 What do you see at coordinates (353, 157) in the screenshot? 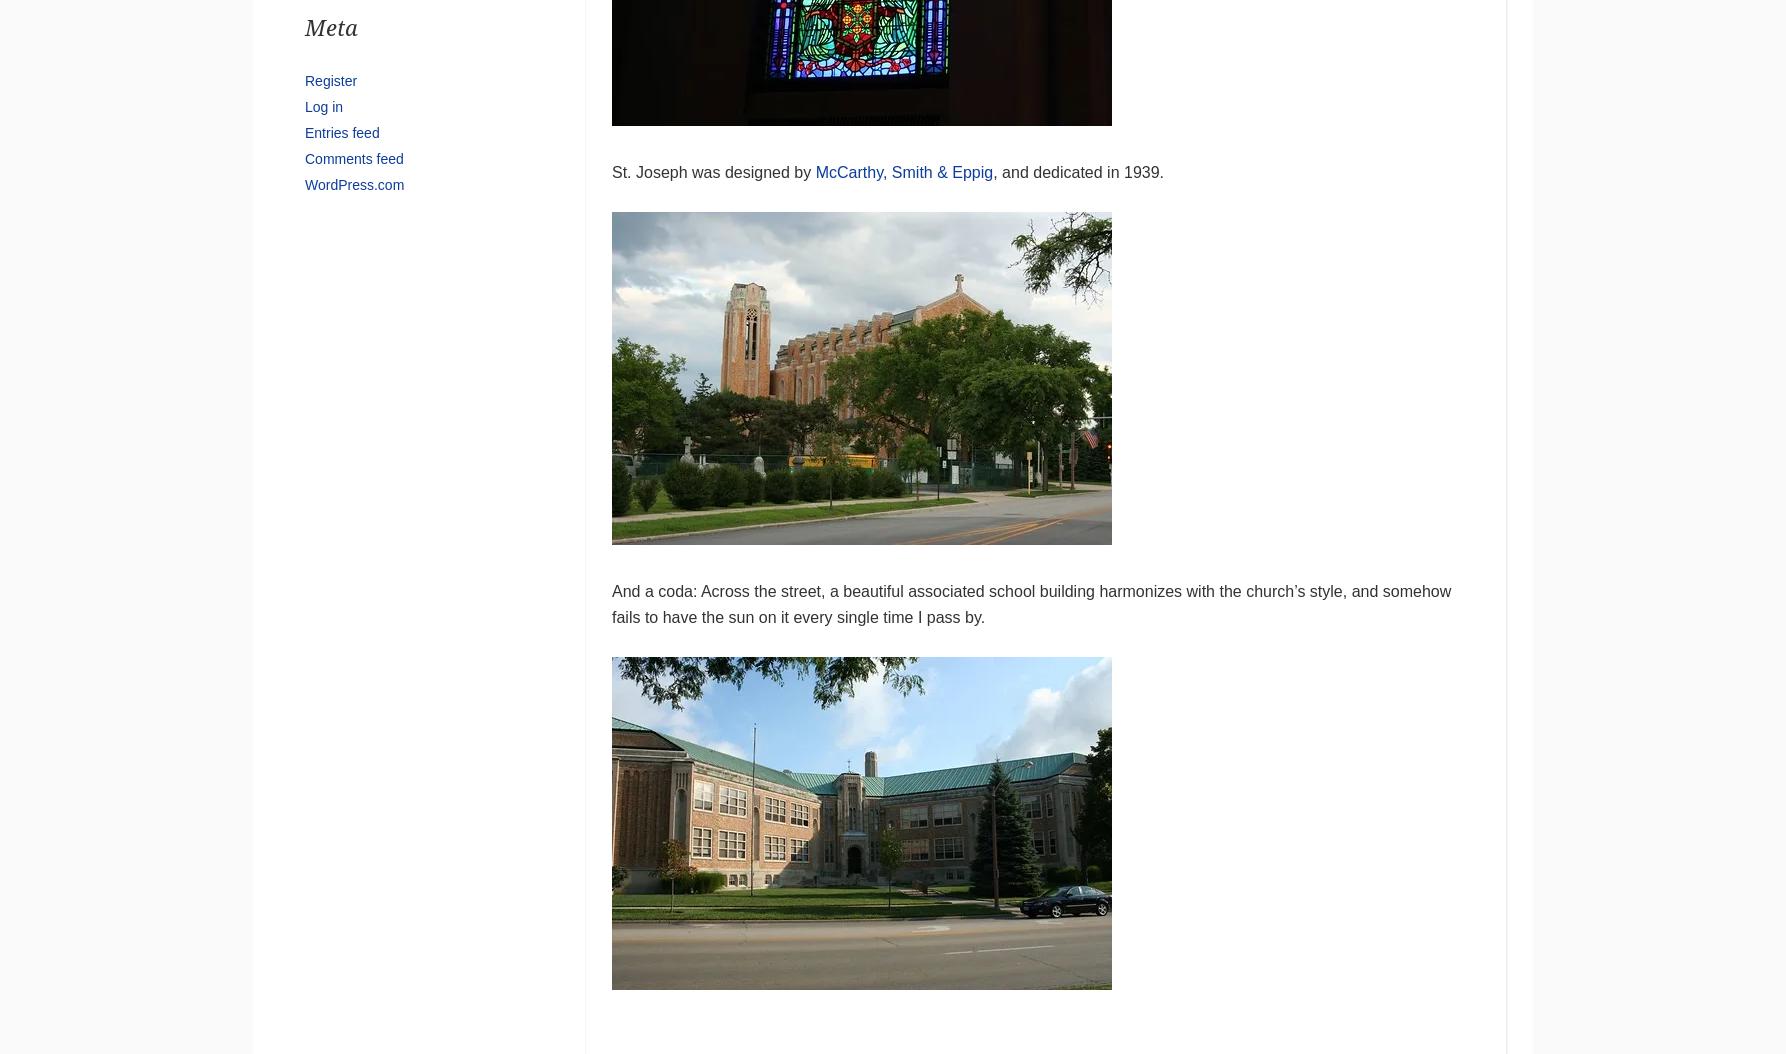
I see `'Comments feed'` at bounding box center [353, 157].